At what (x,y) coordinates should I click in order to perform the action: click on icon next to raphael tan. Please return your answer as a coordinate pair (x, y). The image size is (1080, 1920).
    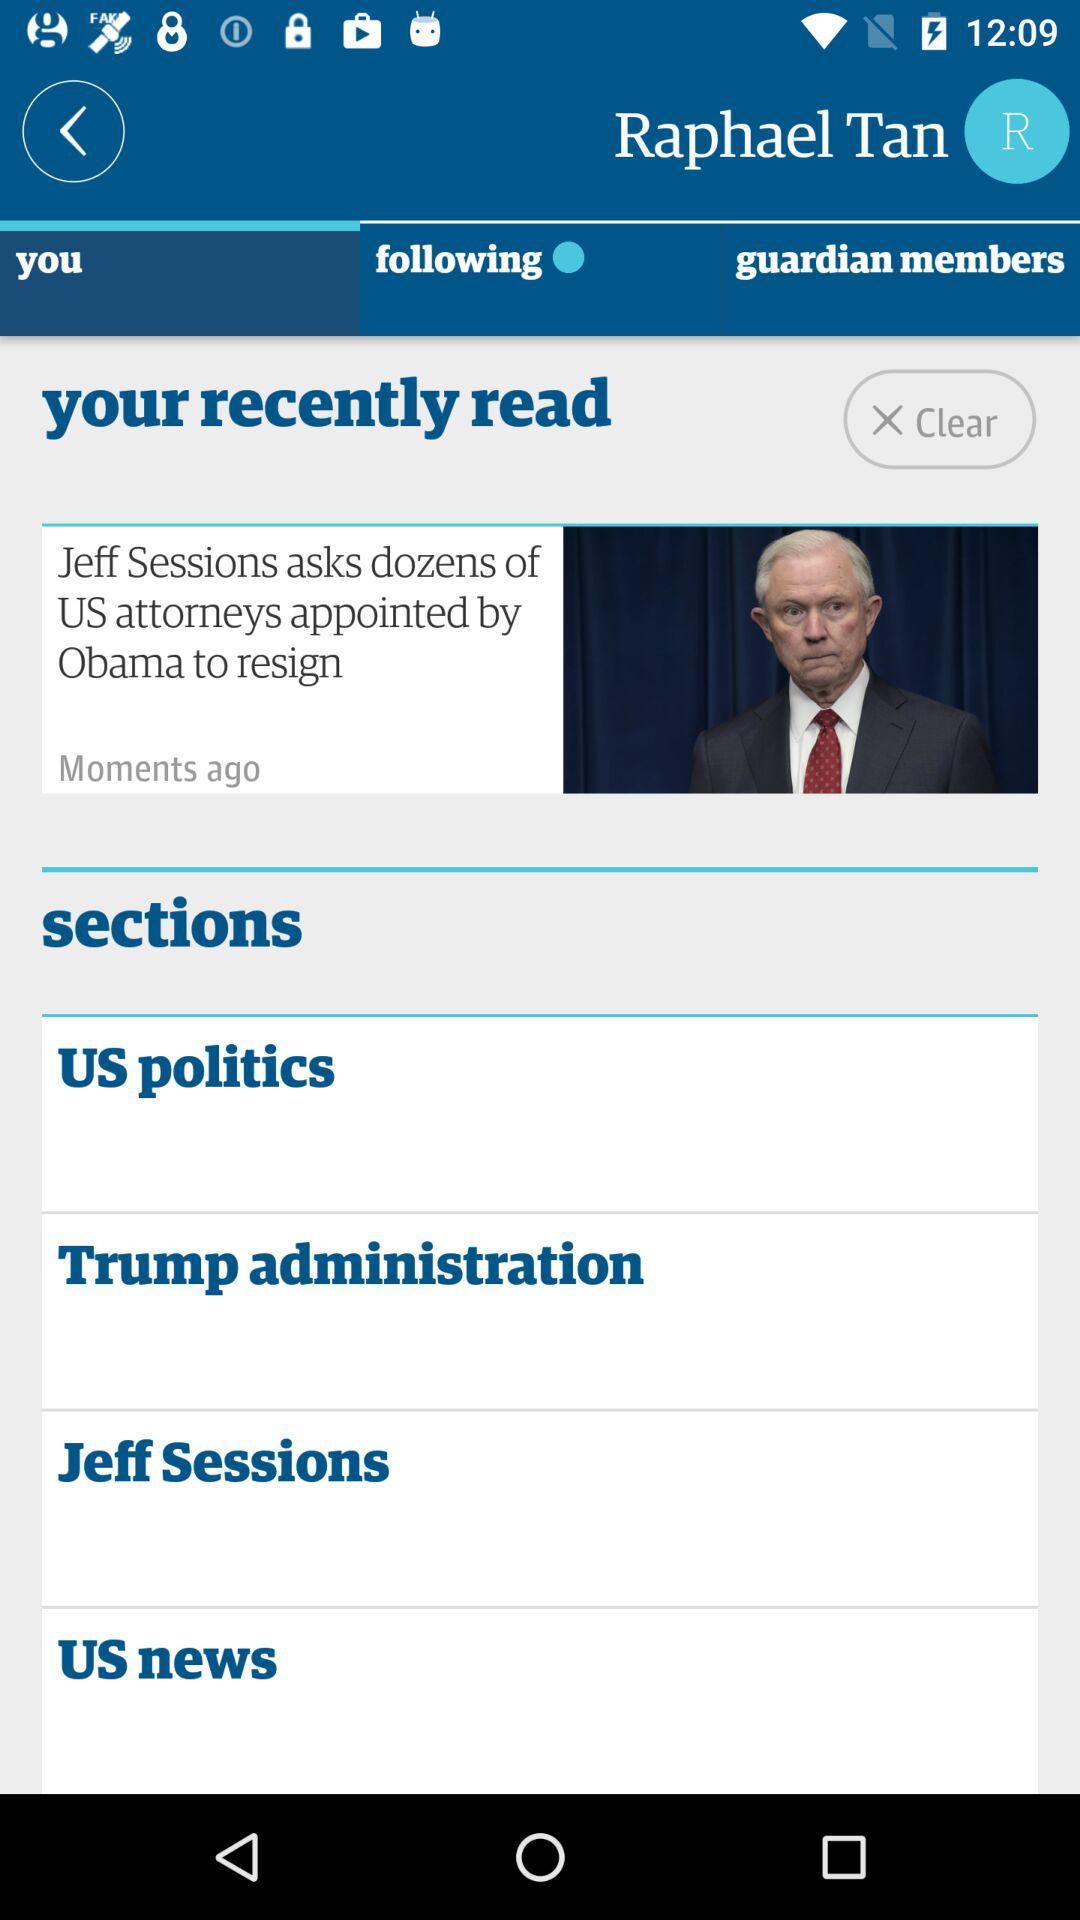
    Looking at the image, I should click on (72, 130).